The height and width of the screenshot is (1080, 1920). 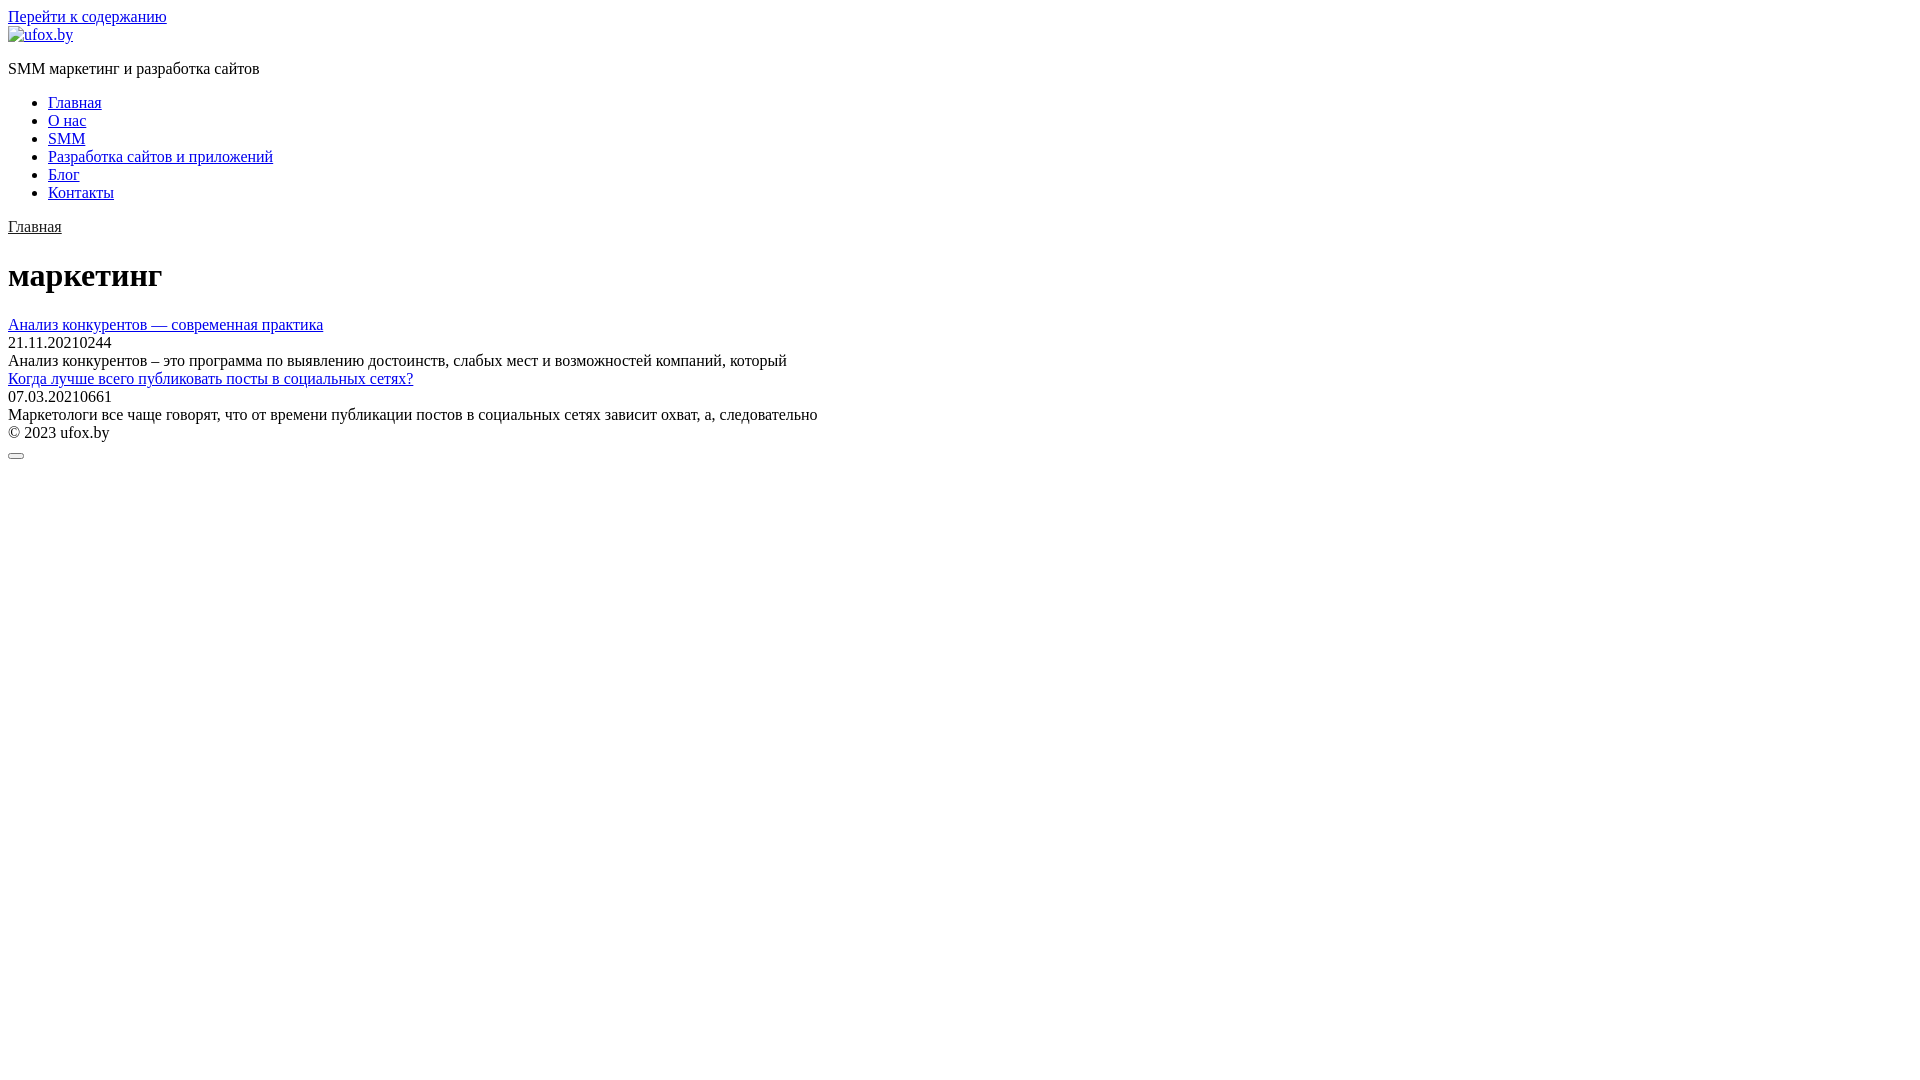 I want to click on 'SMM', so click(x=66, y=137).